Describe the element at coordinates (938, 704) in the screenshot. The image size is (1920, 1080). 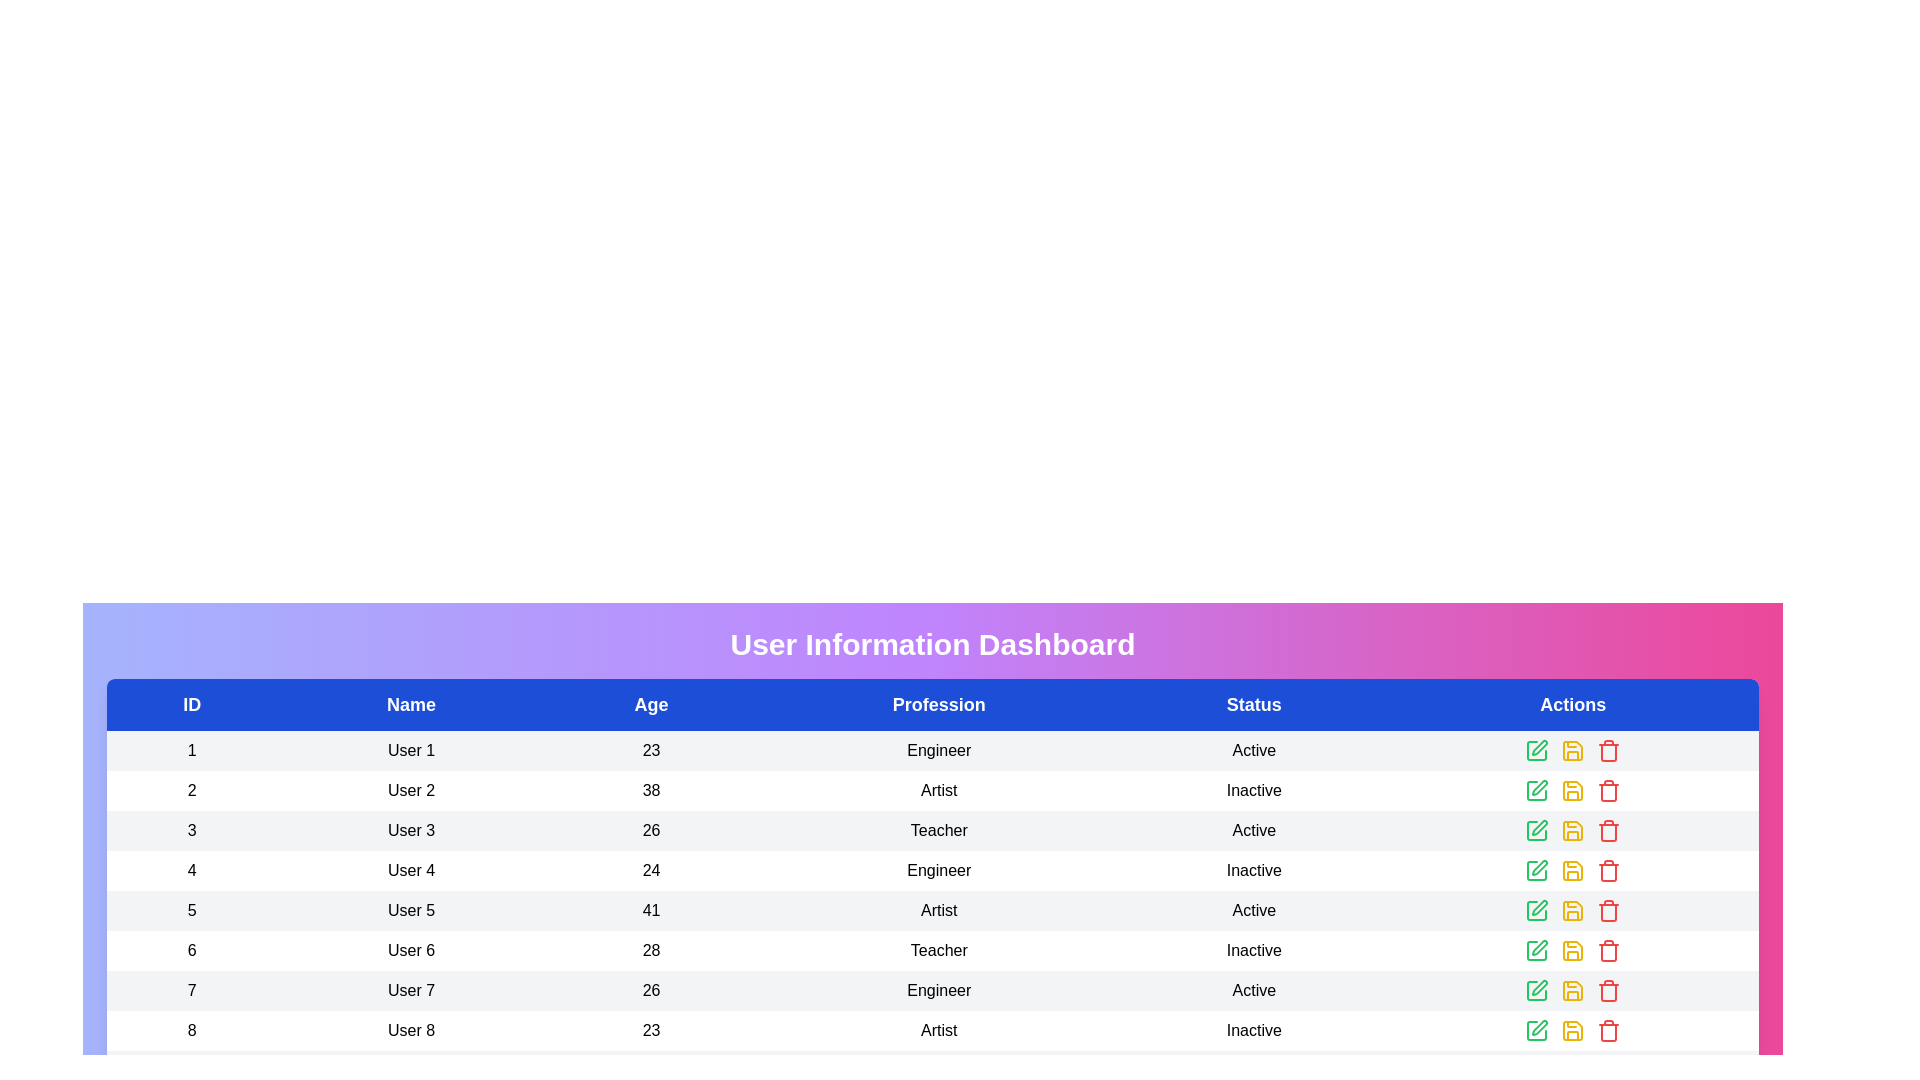
I see `the column header labeled 'Profession' to sort the table by that column` at that location.